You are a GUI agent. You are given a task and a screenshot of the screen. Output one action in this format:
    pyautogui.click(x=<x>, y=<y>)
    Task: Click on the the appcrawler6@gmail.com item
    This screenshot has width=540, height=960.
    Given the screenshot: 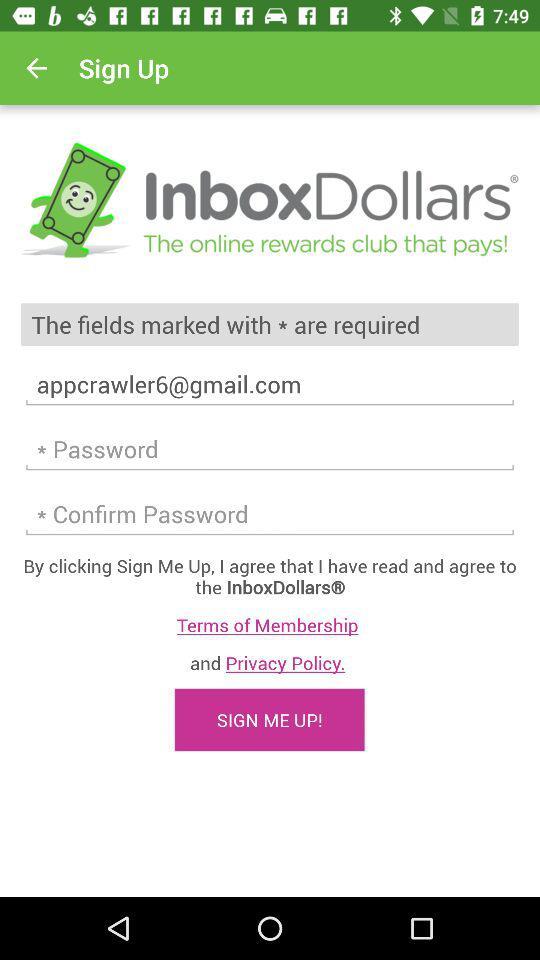 What is the action you would take?
    pyautogui.click(x=270, y=383)
    